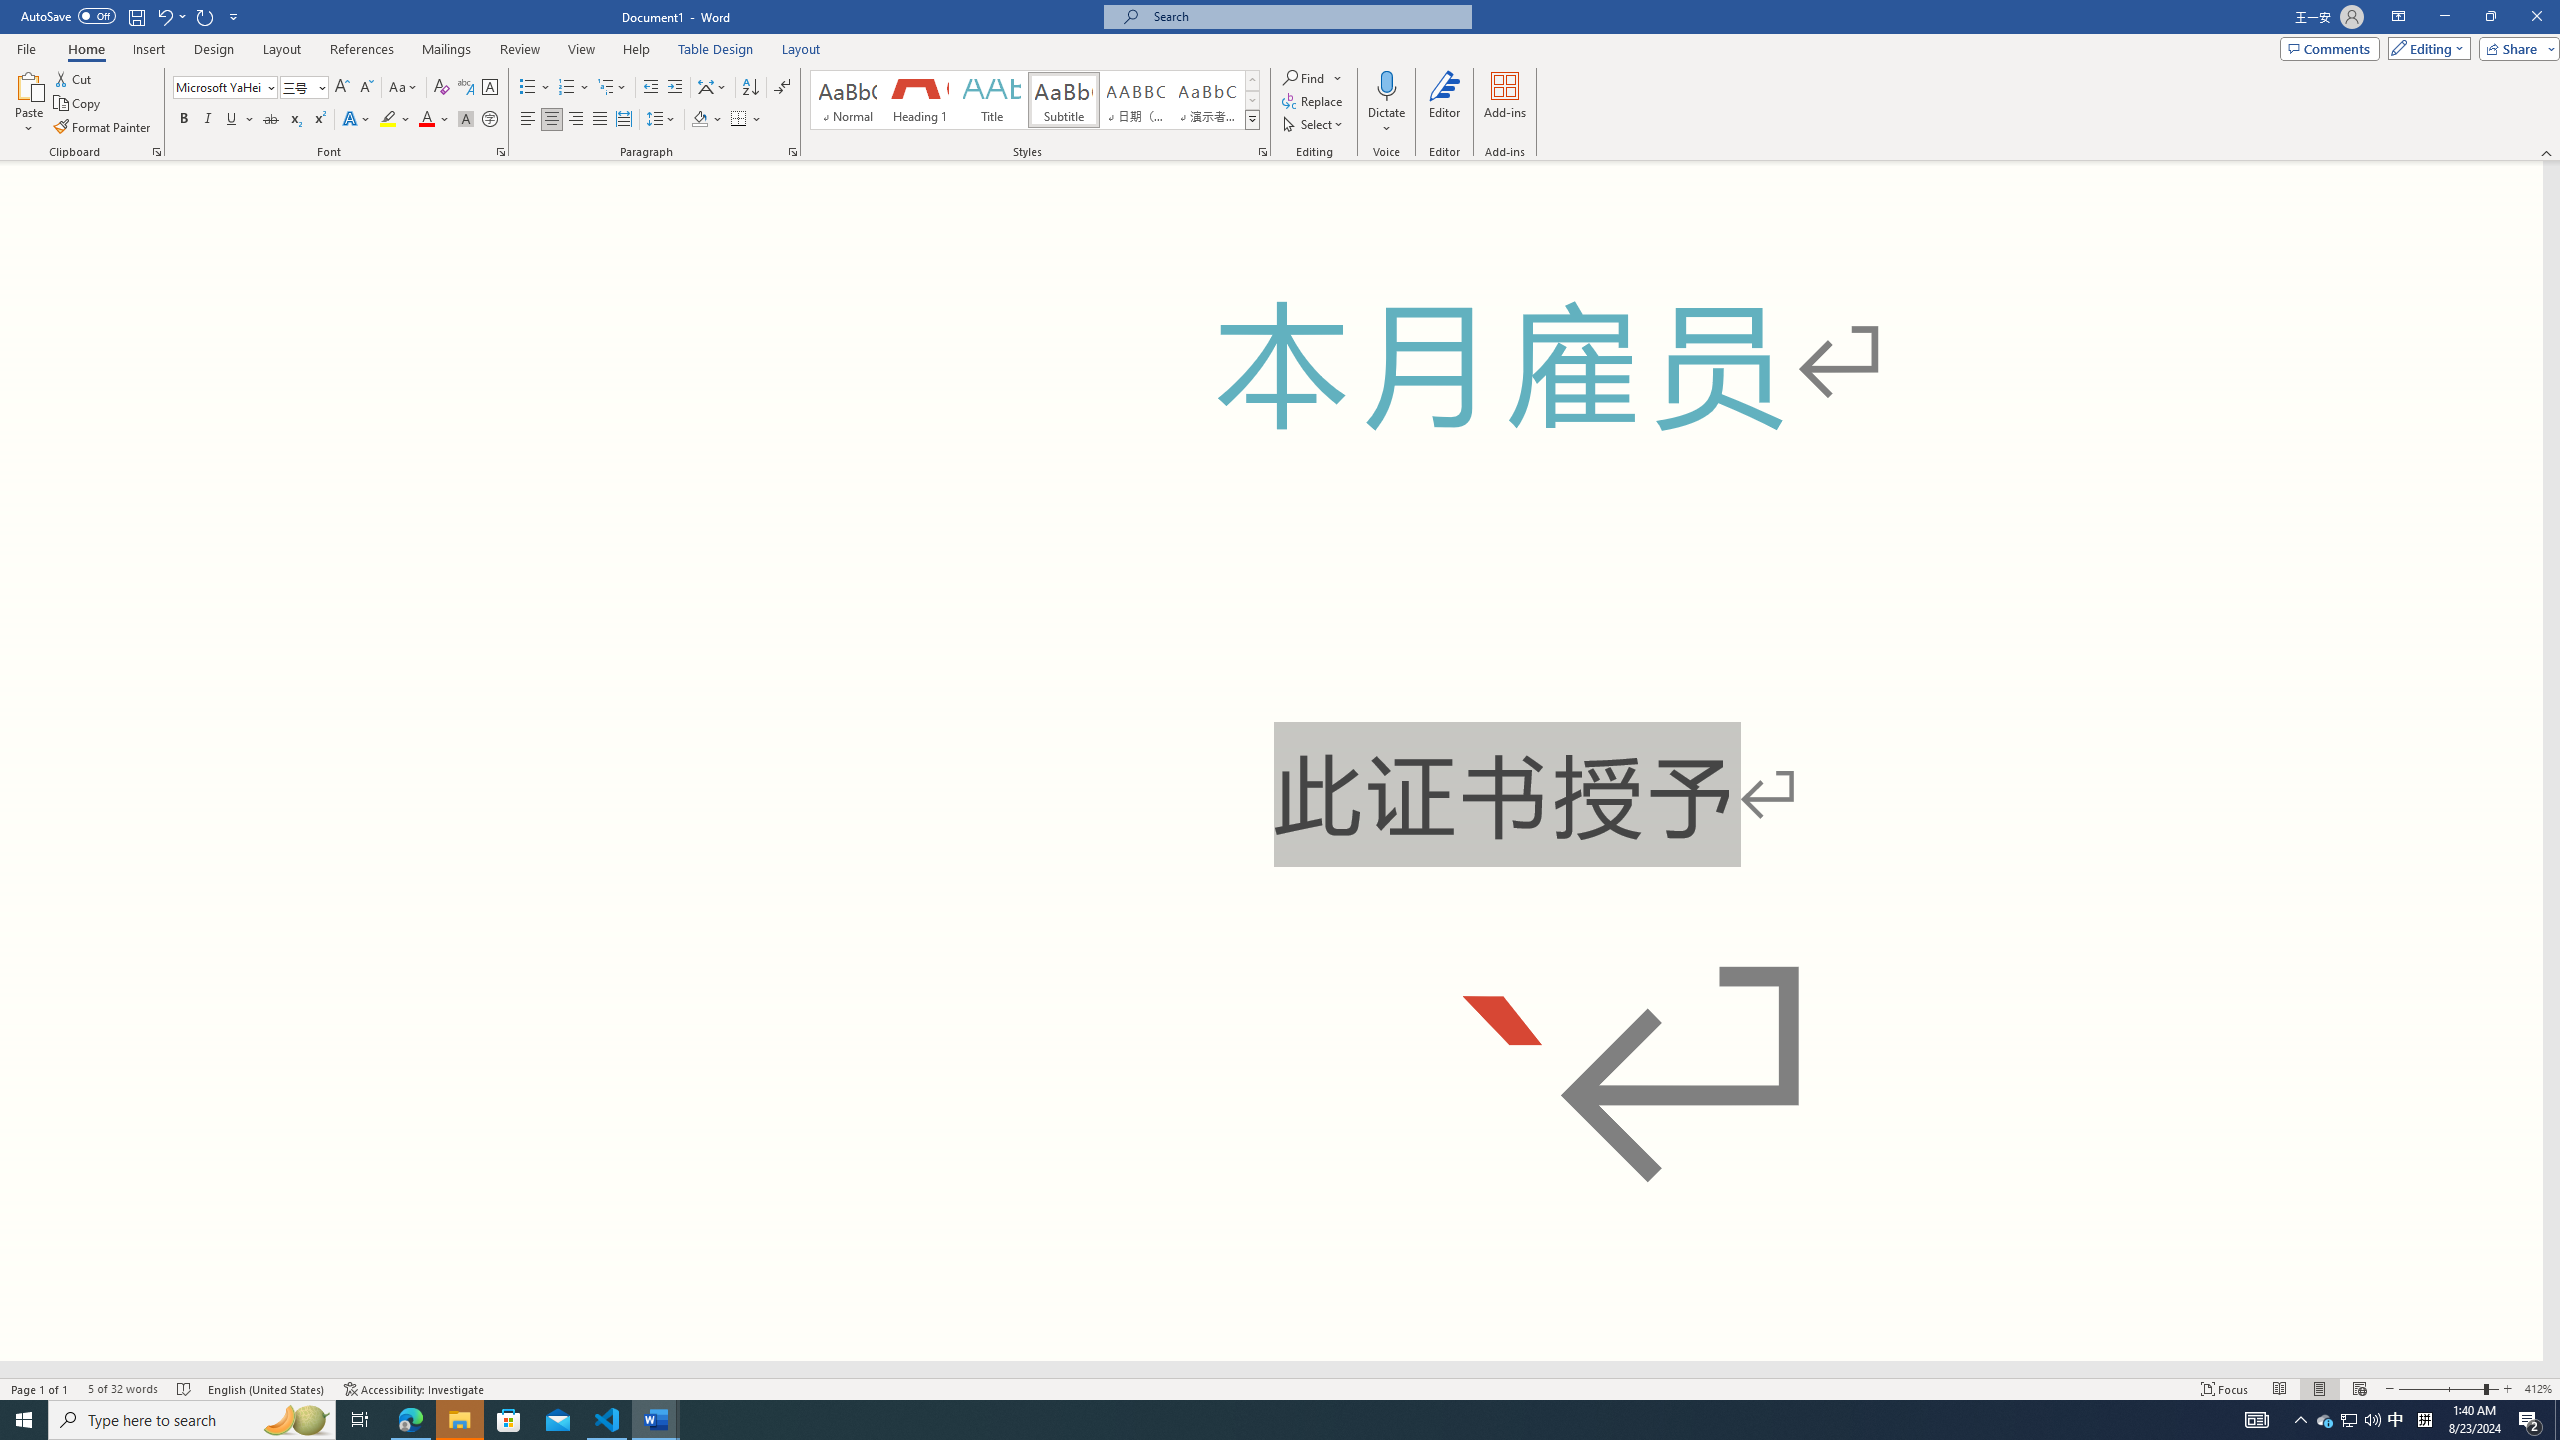 The width and height of the screenshot is (2560, 1440). What do you see at coordinates (2329, 47) in the screenshot?
I see `'Comments'` at bounding box center [2329, 47].